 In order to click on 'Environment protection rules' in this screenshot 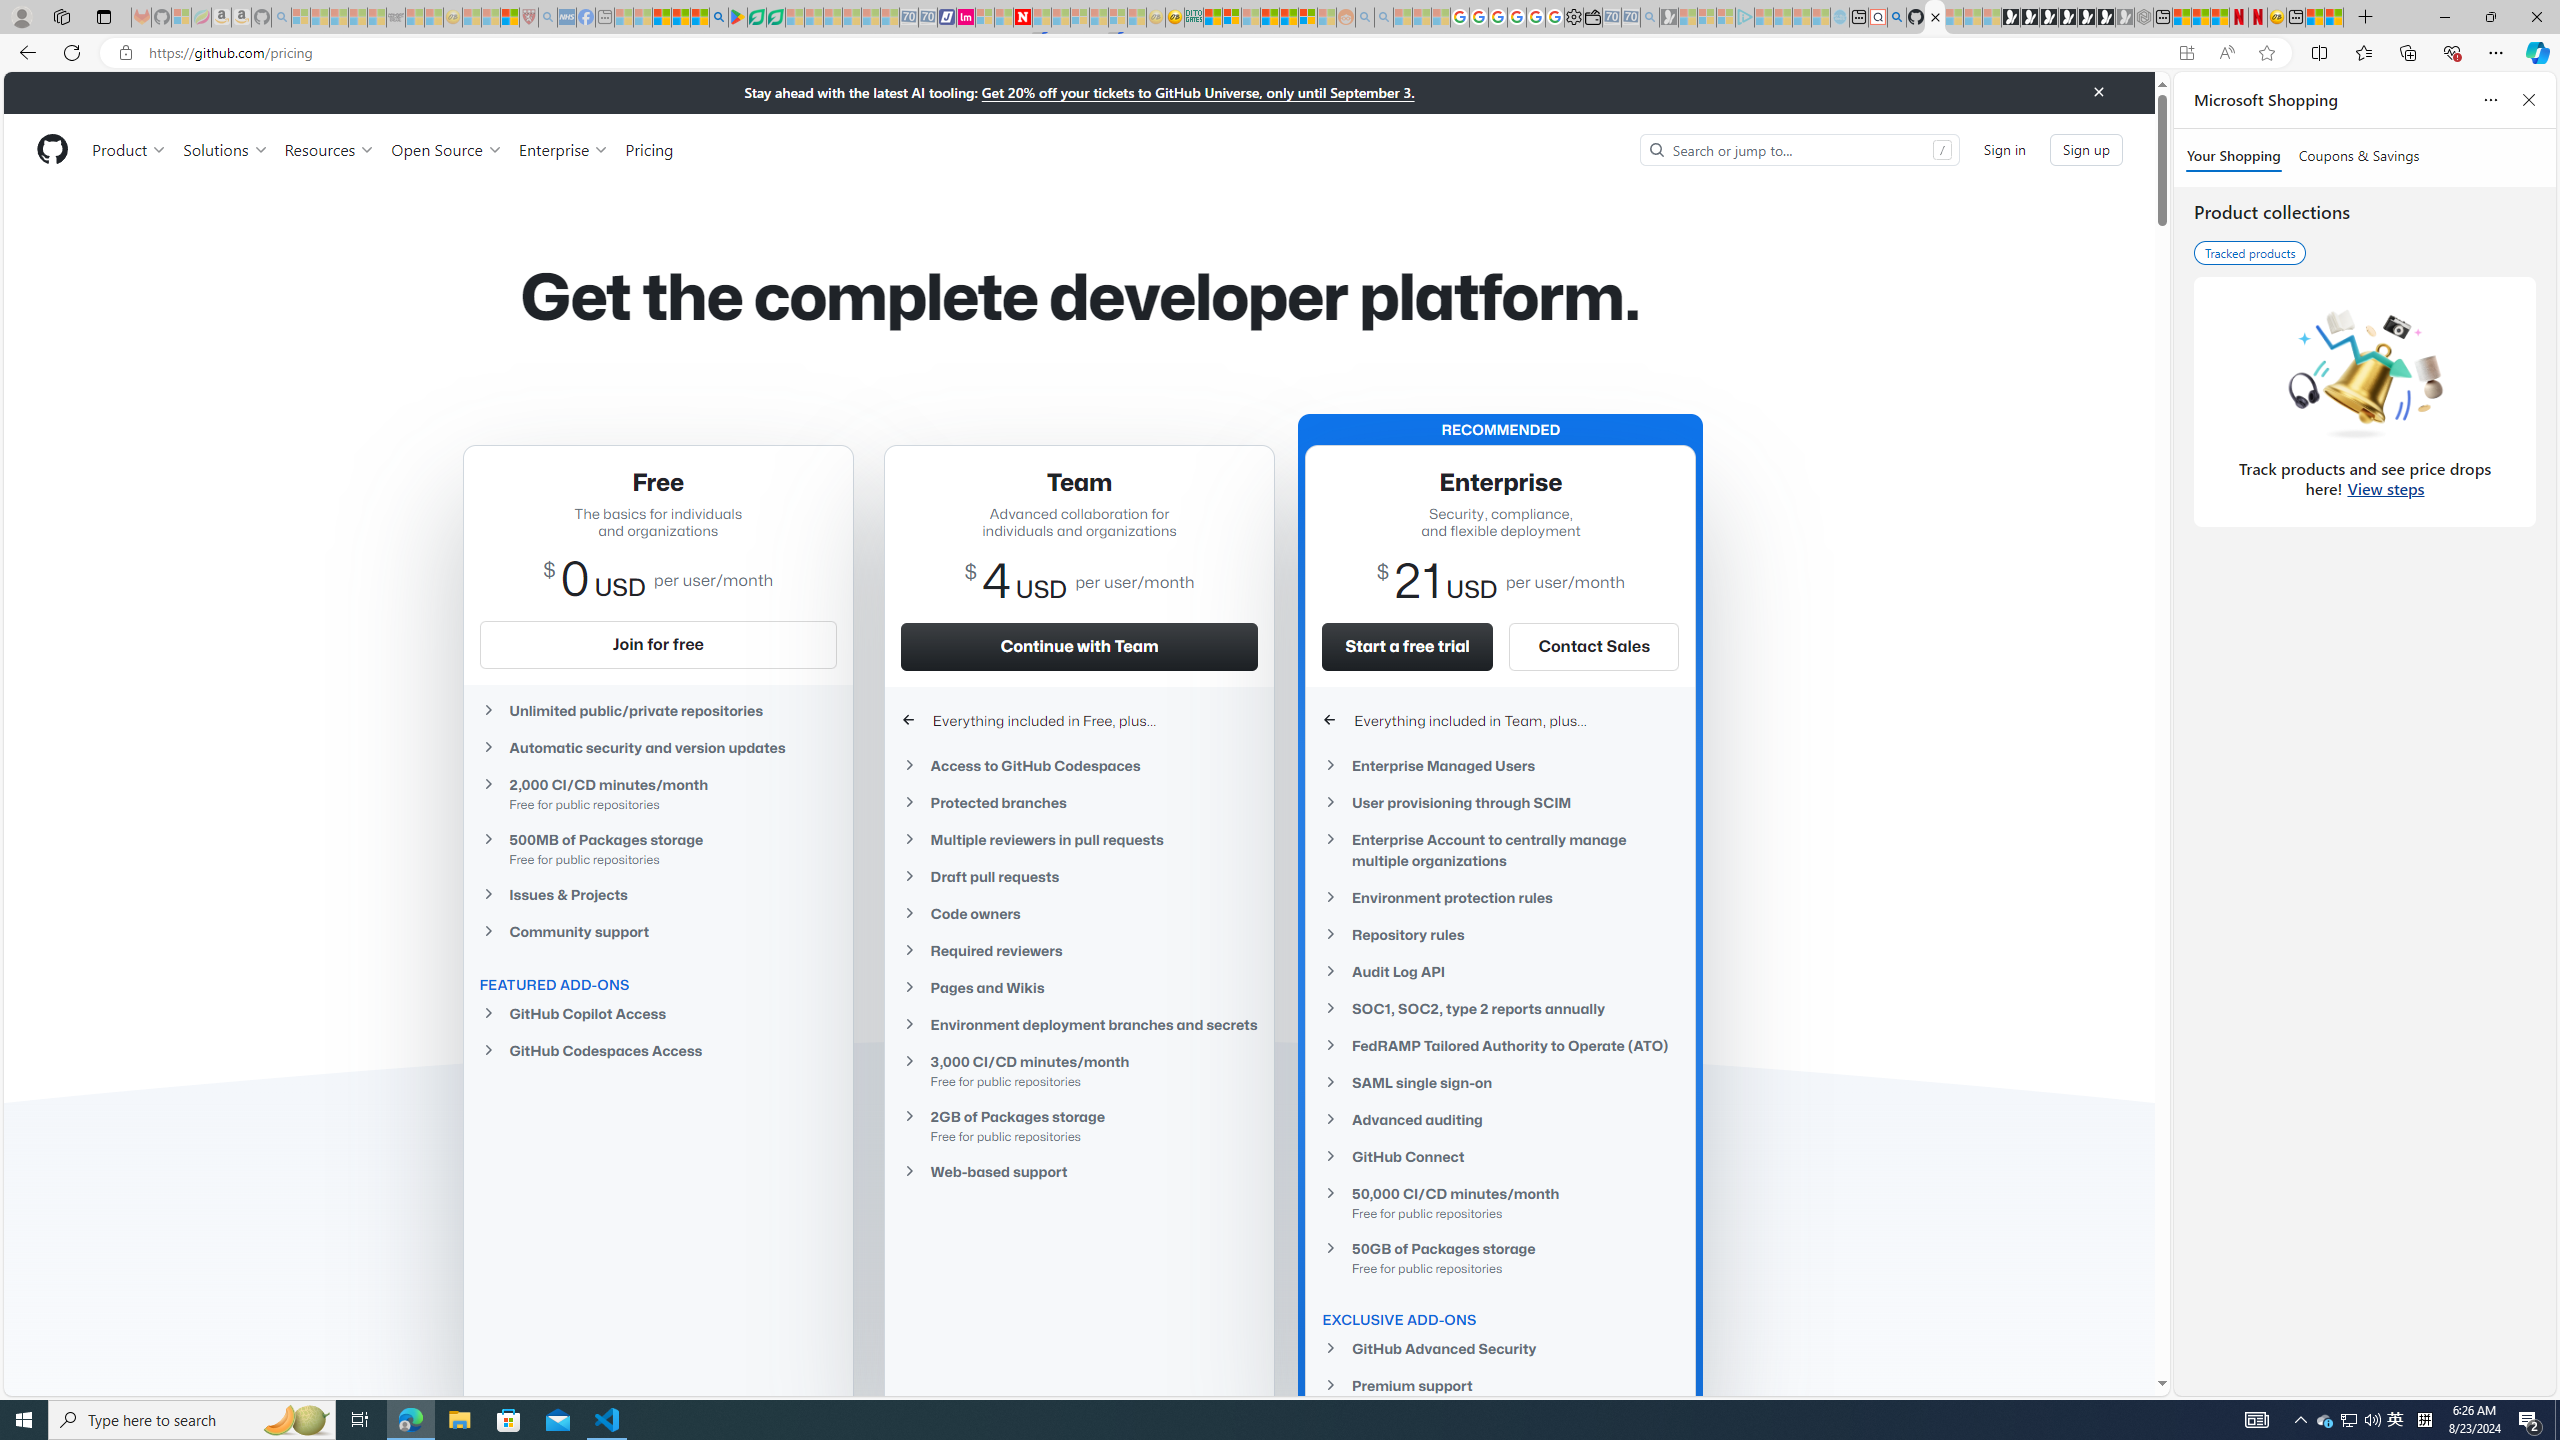, I will do `click(1500, 896)`.